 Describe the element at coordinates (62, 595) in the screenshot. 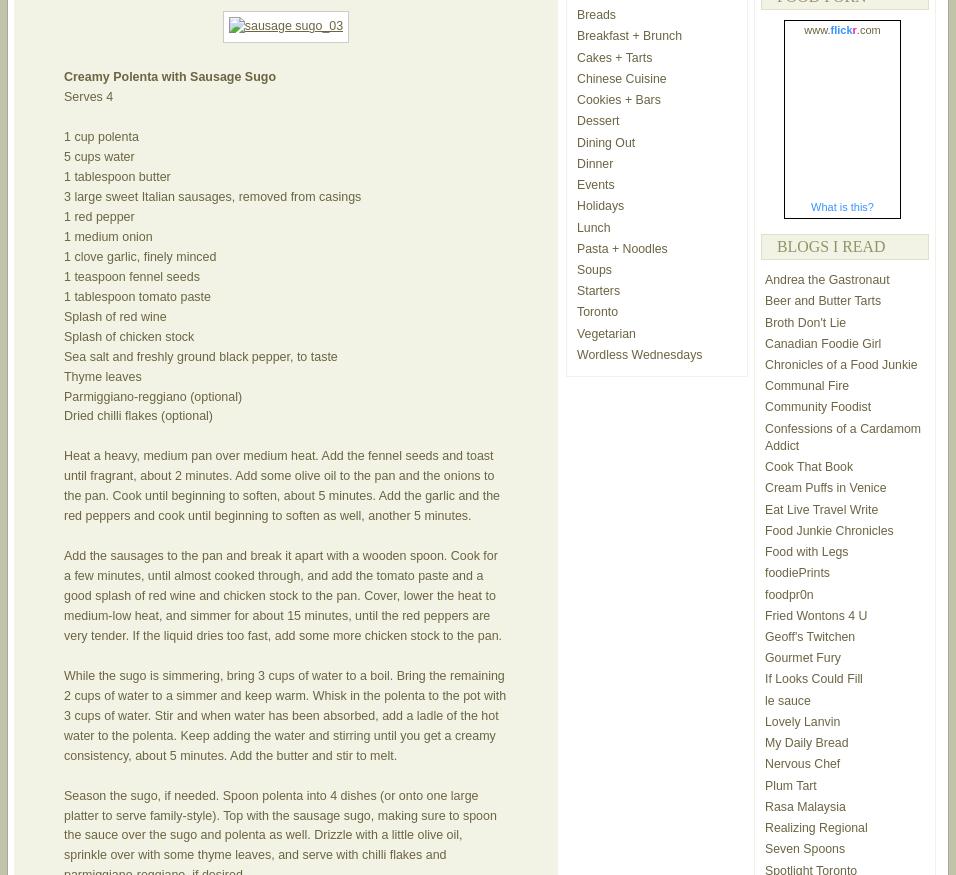

I see `'Add the sausages to the pan and break it apart with a wooden spoon. Cook for a few minutes, until almost cooked through, and add the tomato paste and a good splash of red wine and chicken stock to the pan. Cover, lower the heat to medium-low heat, and simmer for about 15 minutes, until the red peppers are very tender. If the liquid dries too fast, add some more chicken stock to the pan.'` at that location.